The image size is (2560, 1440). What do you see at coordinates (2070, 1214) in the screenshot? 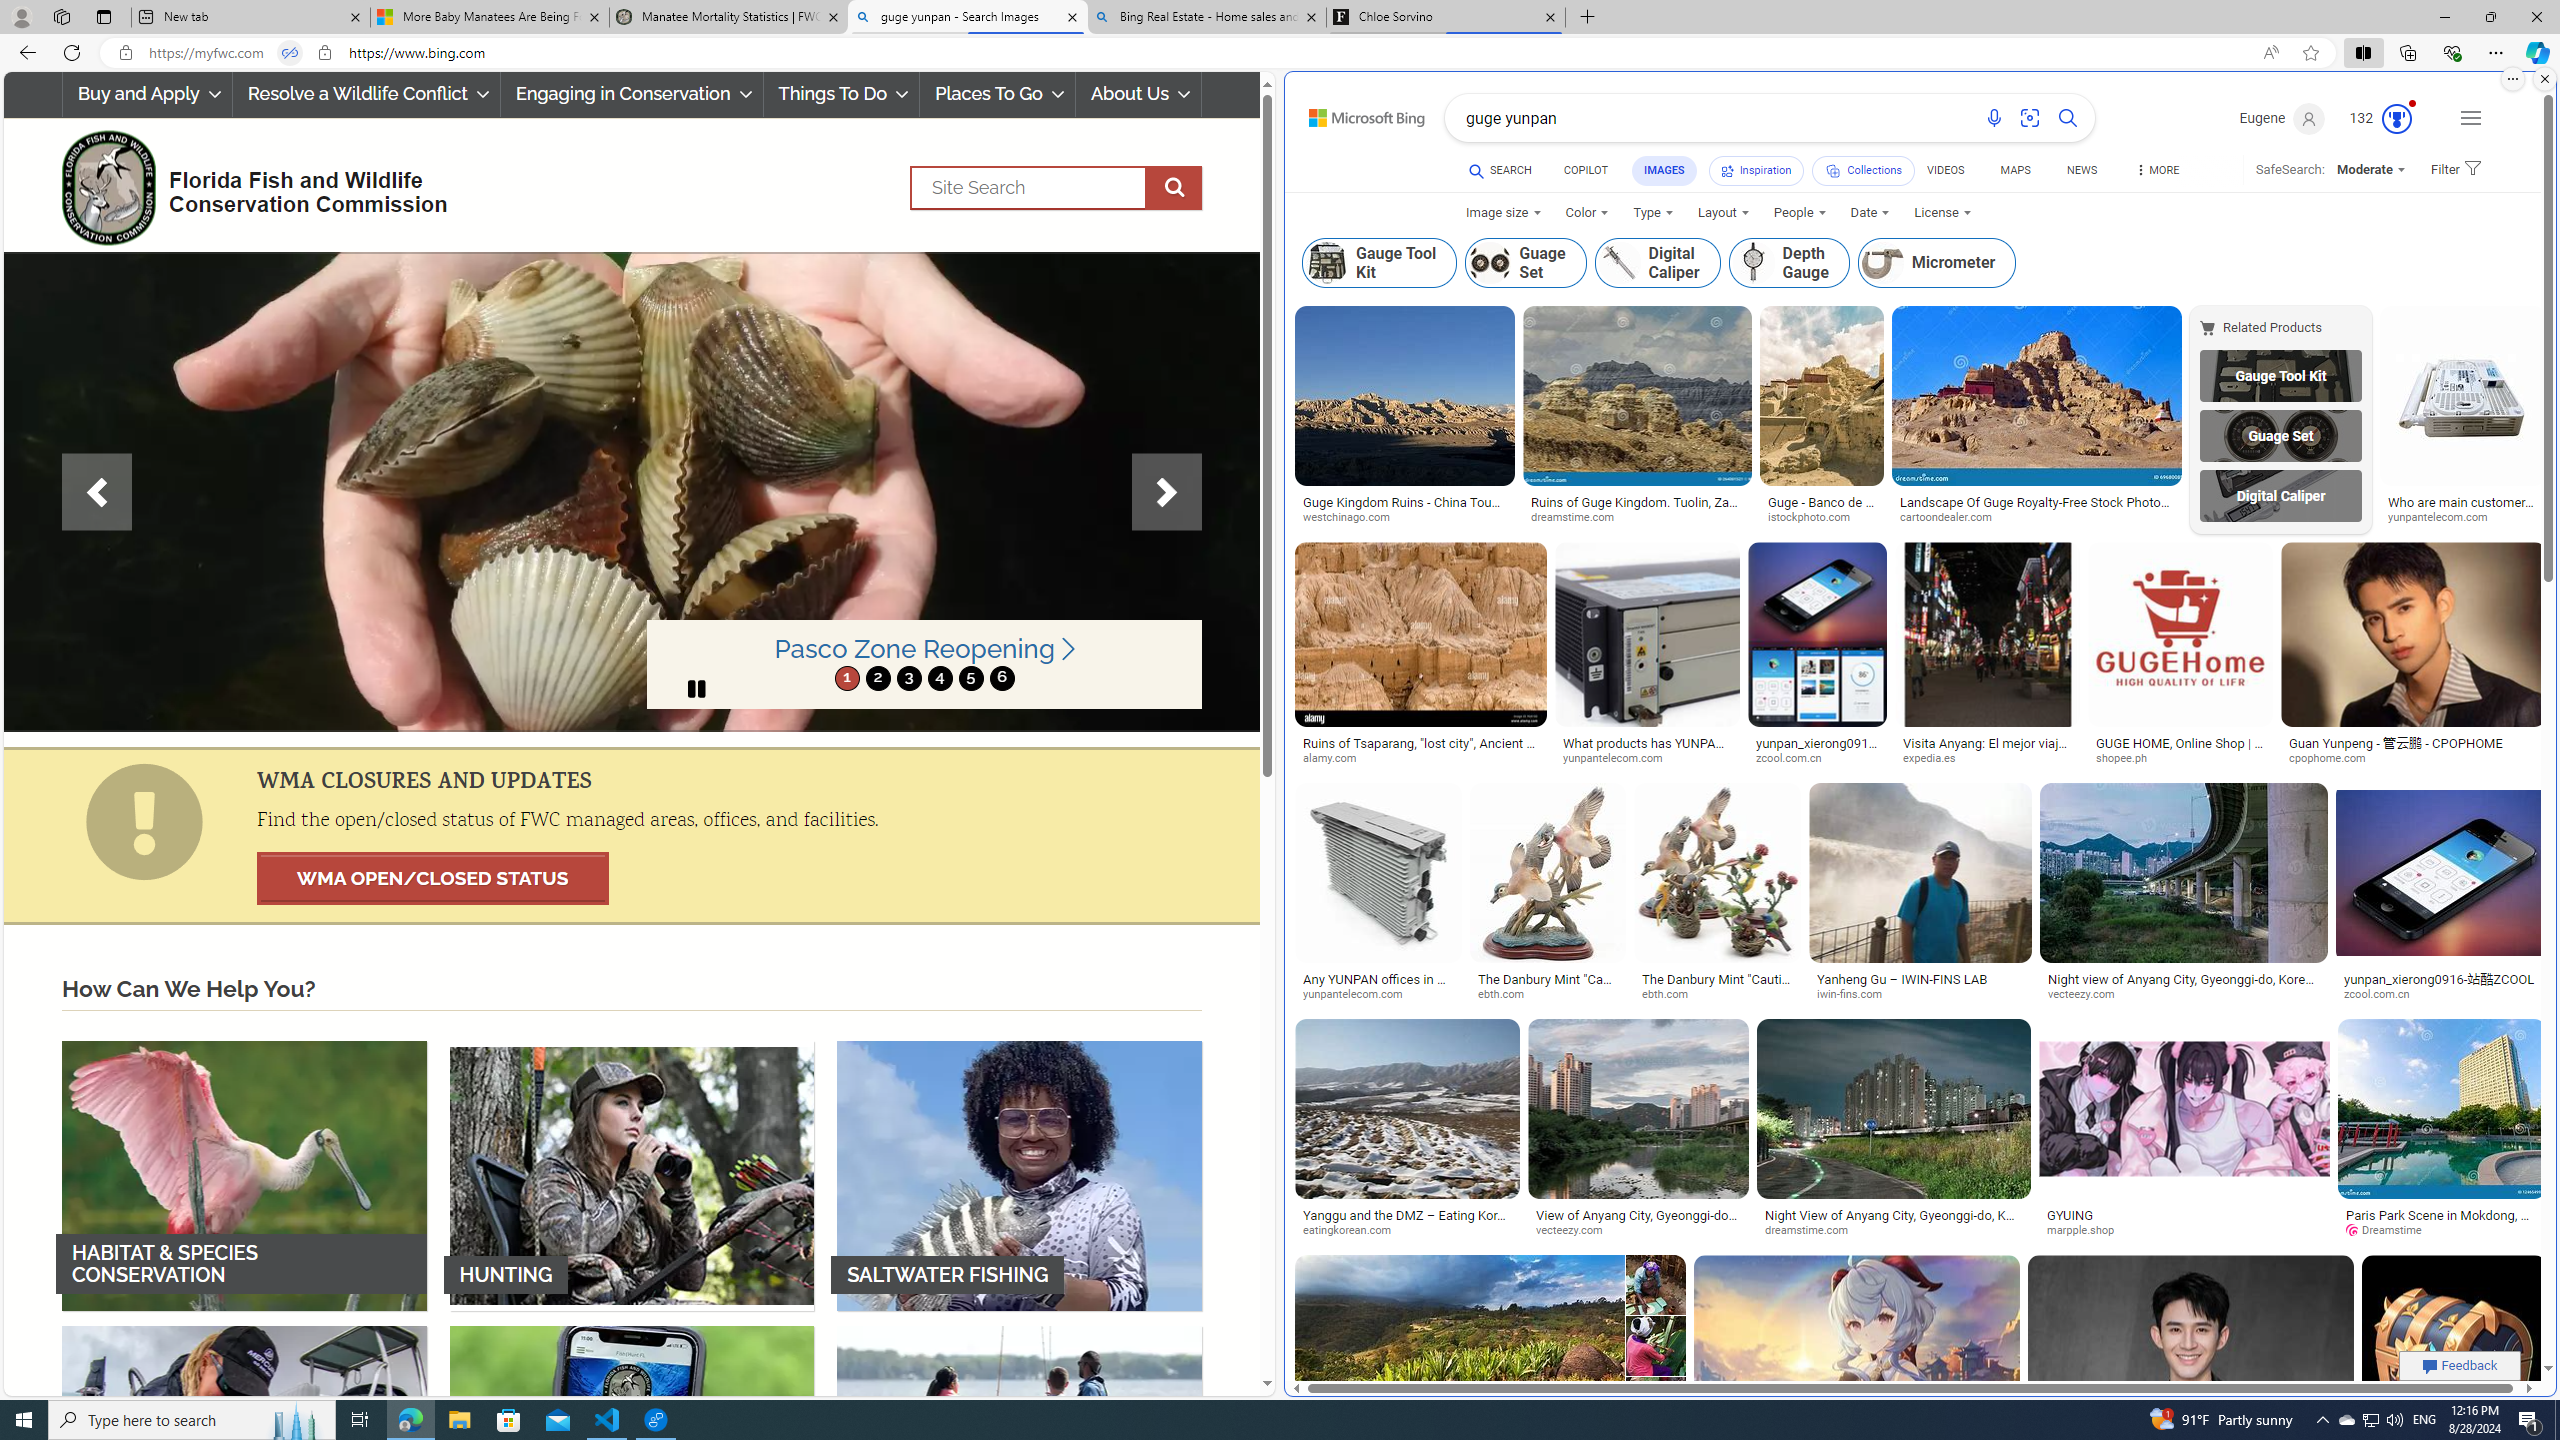
I see `'GYUING'` at bounding box center [2070, 1214].